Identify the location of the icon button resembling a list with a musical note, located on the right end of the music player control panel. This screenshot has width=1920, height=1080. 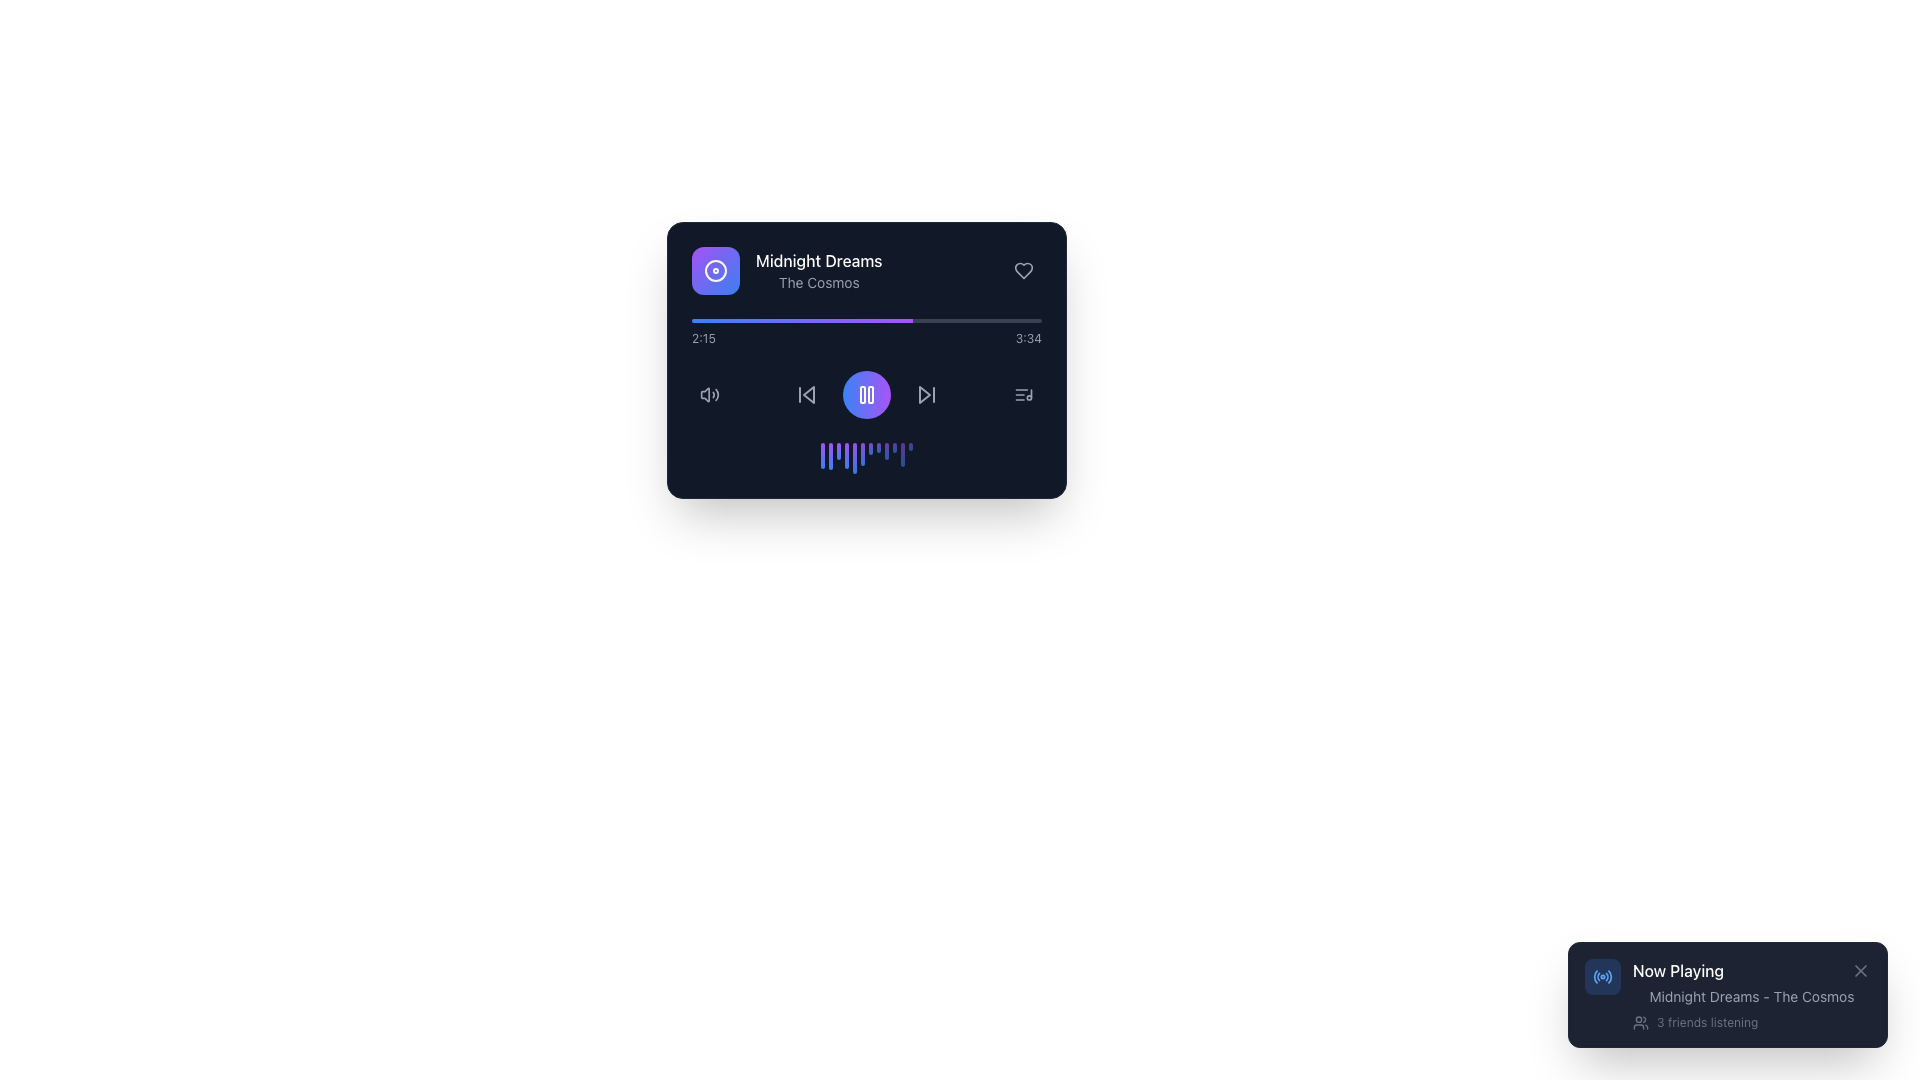
(1023, 394).